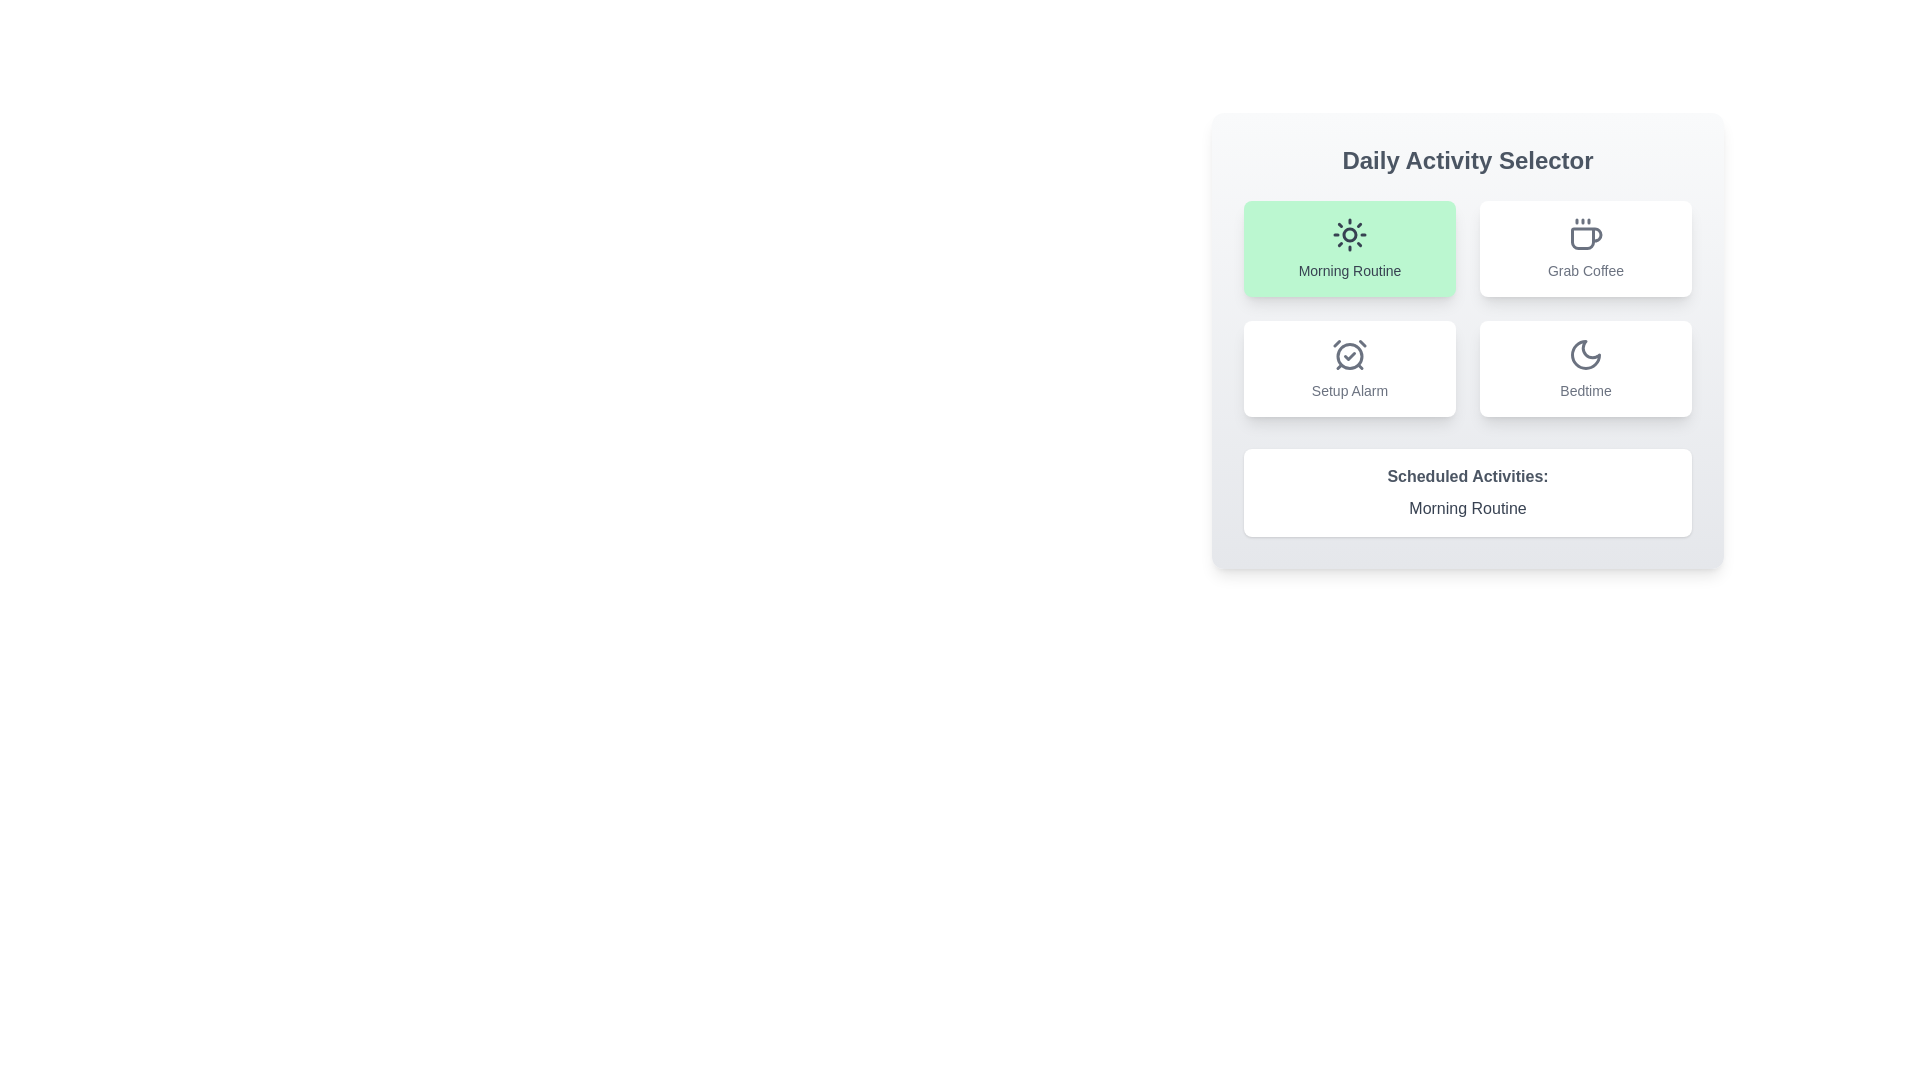 Image resolution: width=1920 pixels, height=1080 pixels. I want to click on the activity Setup Alarm by clicking its button, so click(1349, 369).